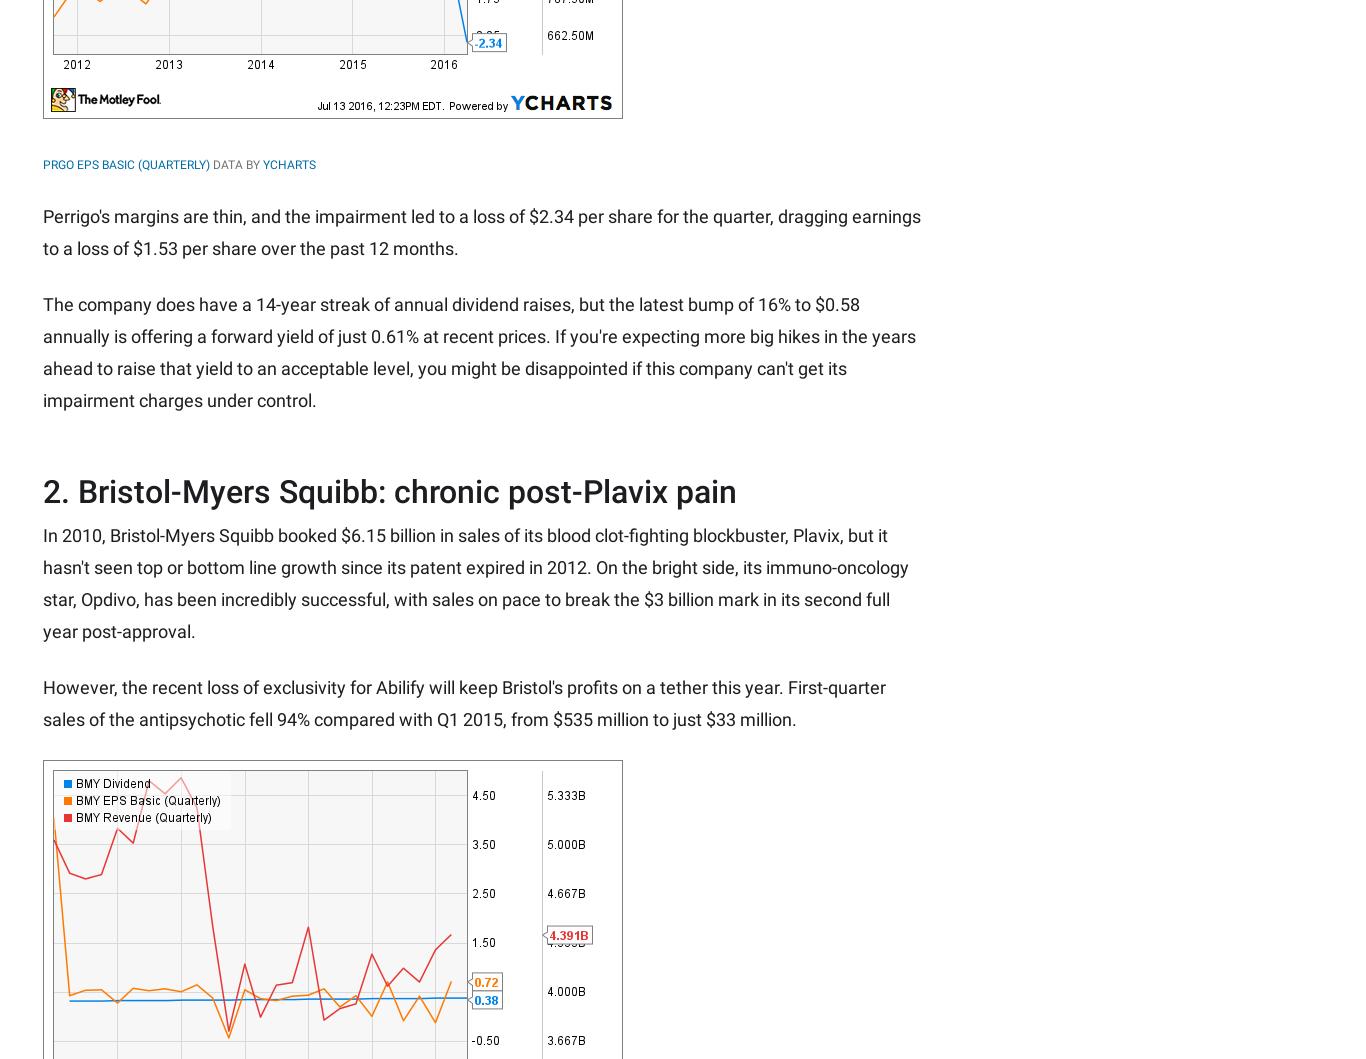 The image size is (1366, 1059). What do you see at coordinates (616, 177) in the screenshot?
I see `'All Services'` at bounding box center [616, 177].